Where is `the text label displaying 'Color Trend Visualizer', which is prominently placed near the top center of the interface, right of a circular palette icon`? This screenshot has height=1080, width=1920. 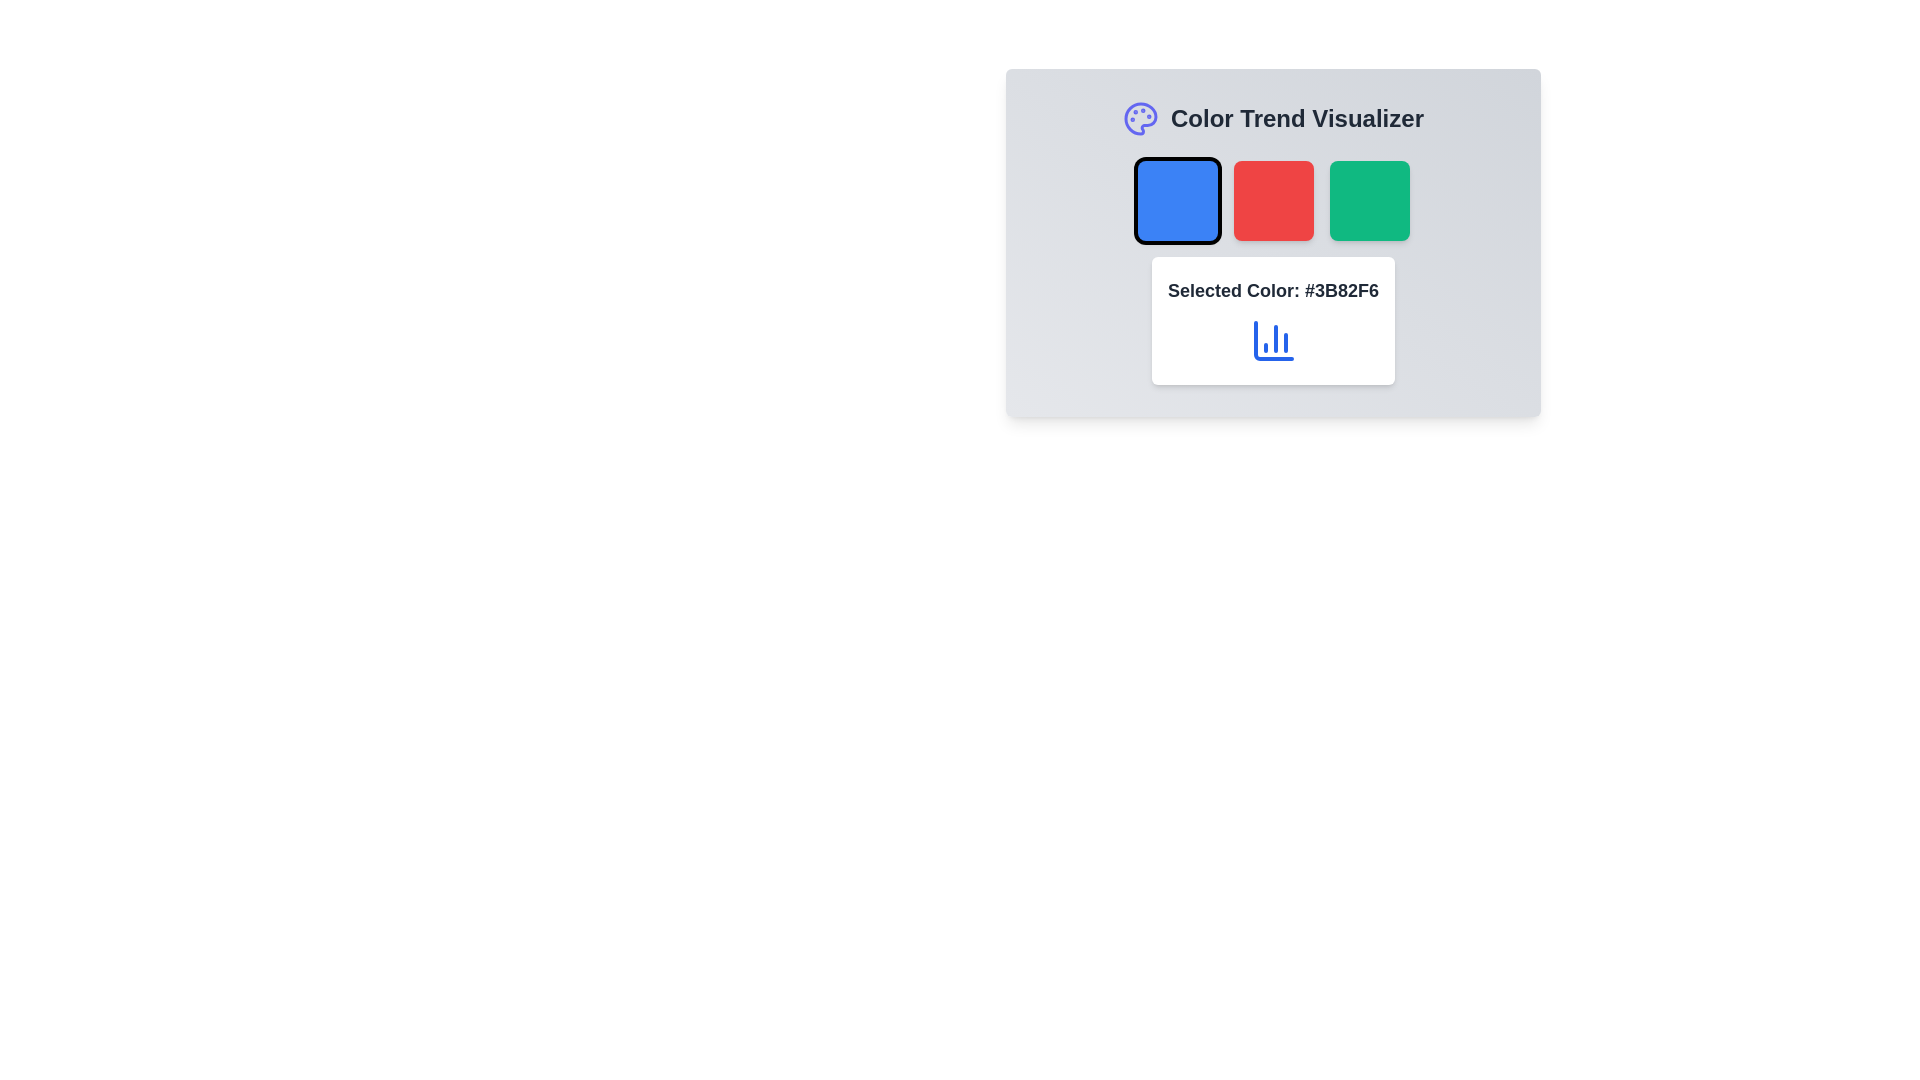 the text label displaying 'Color Trend Visualizer', which is prominently placed near the top center of the interface, right of a circular palette icon is located at coordinates (1297, 119).